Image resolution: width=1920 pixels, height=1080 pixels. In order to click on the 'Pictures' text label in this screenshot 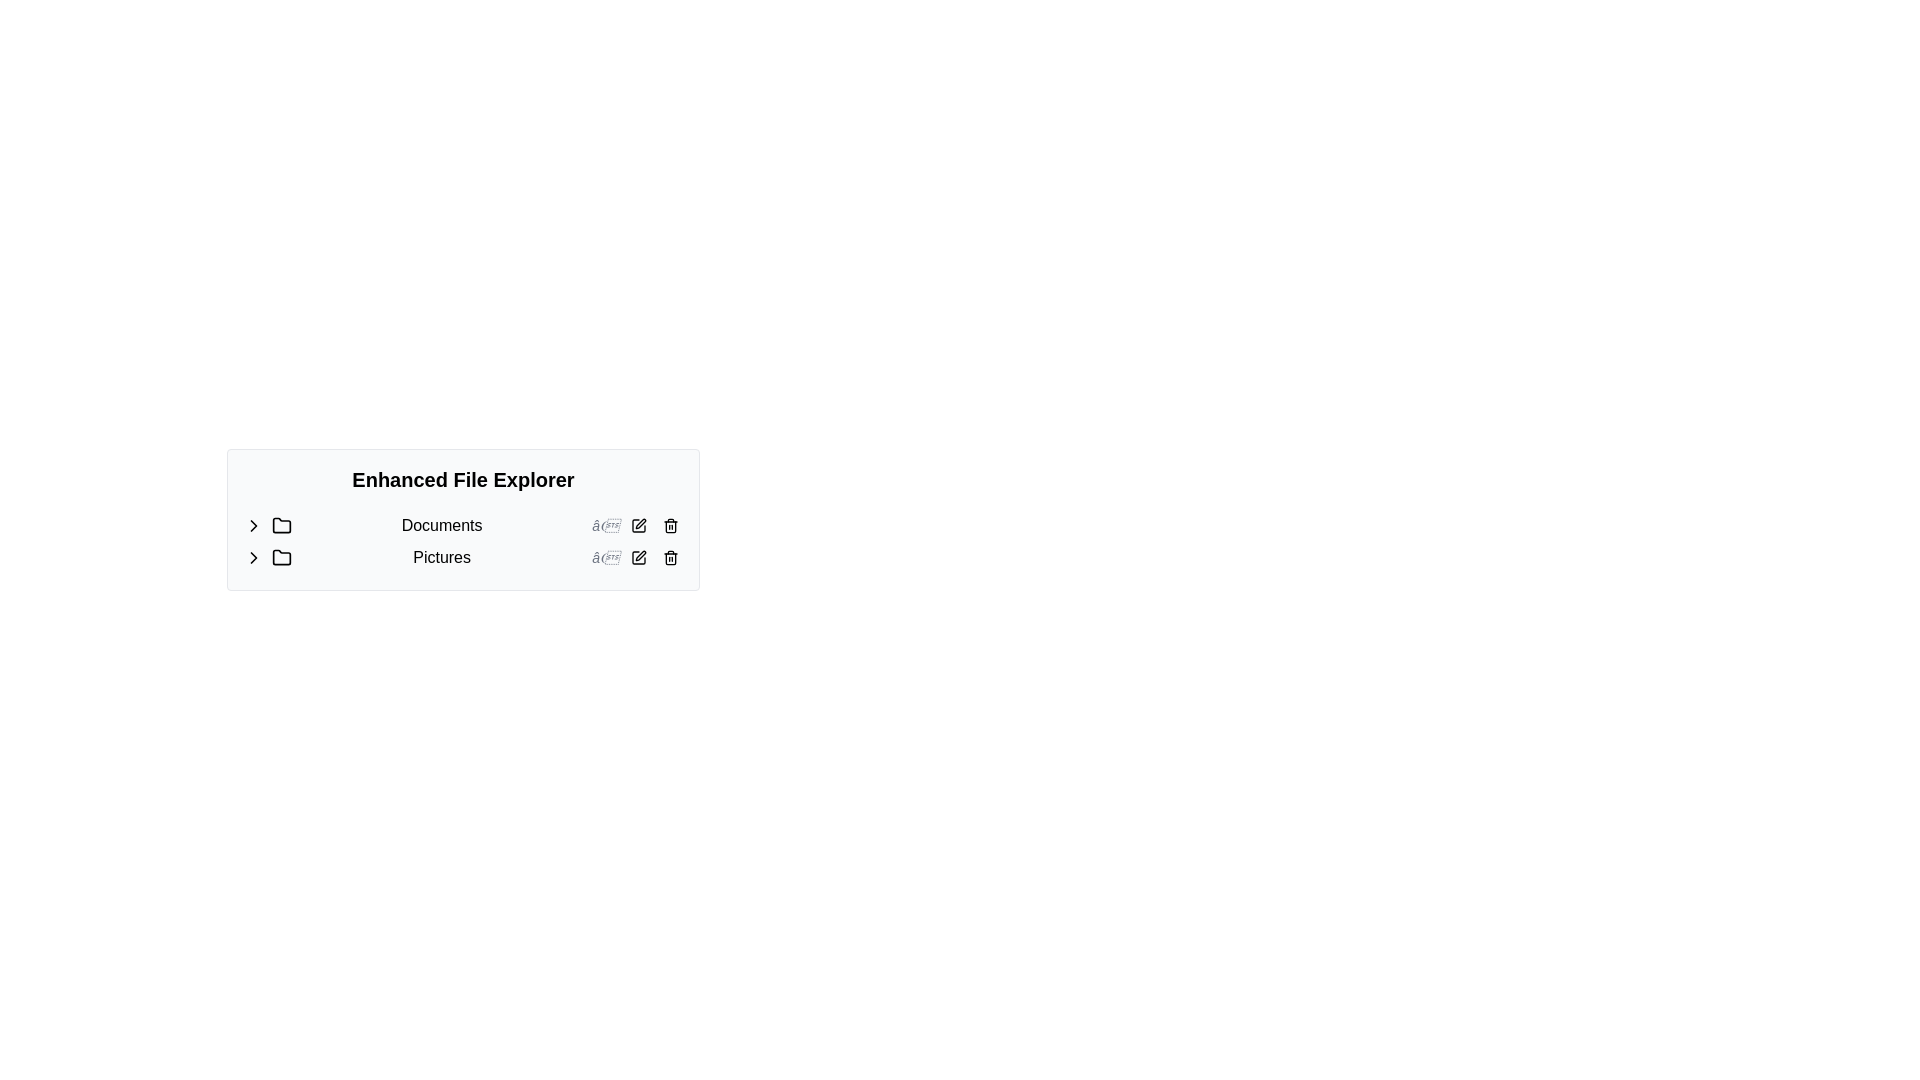, I will do `click(440, 558)`.